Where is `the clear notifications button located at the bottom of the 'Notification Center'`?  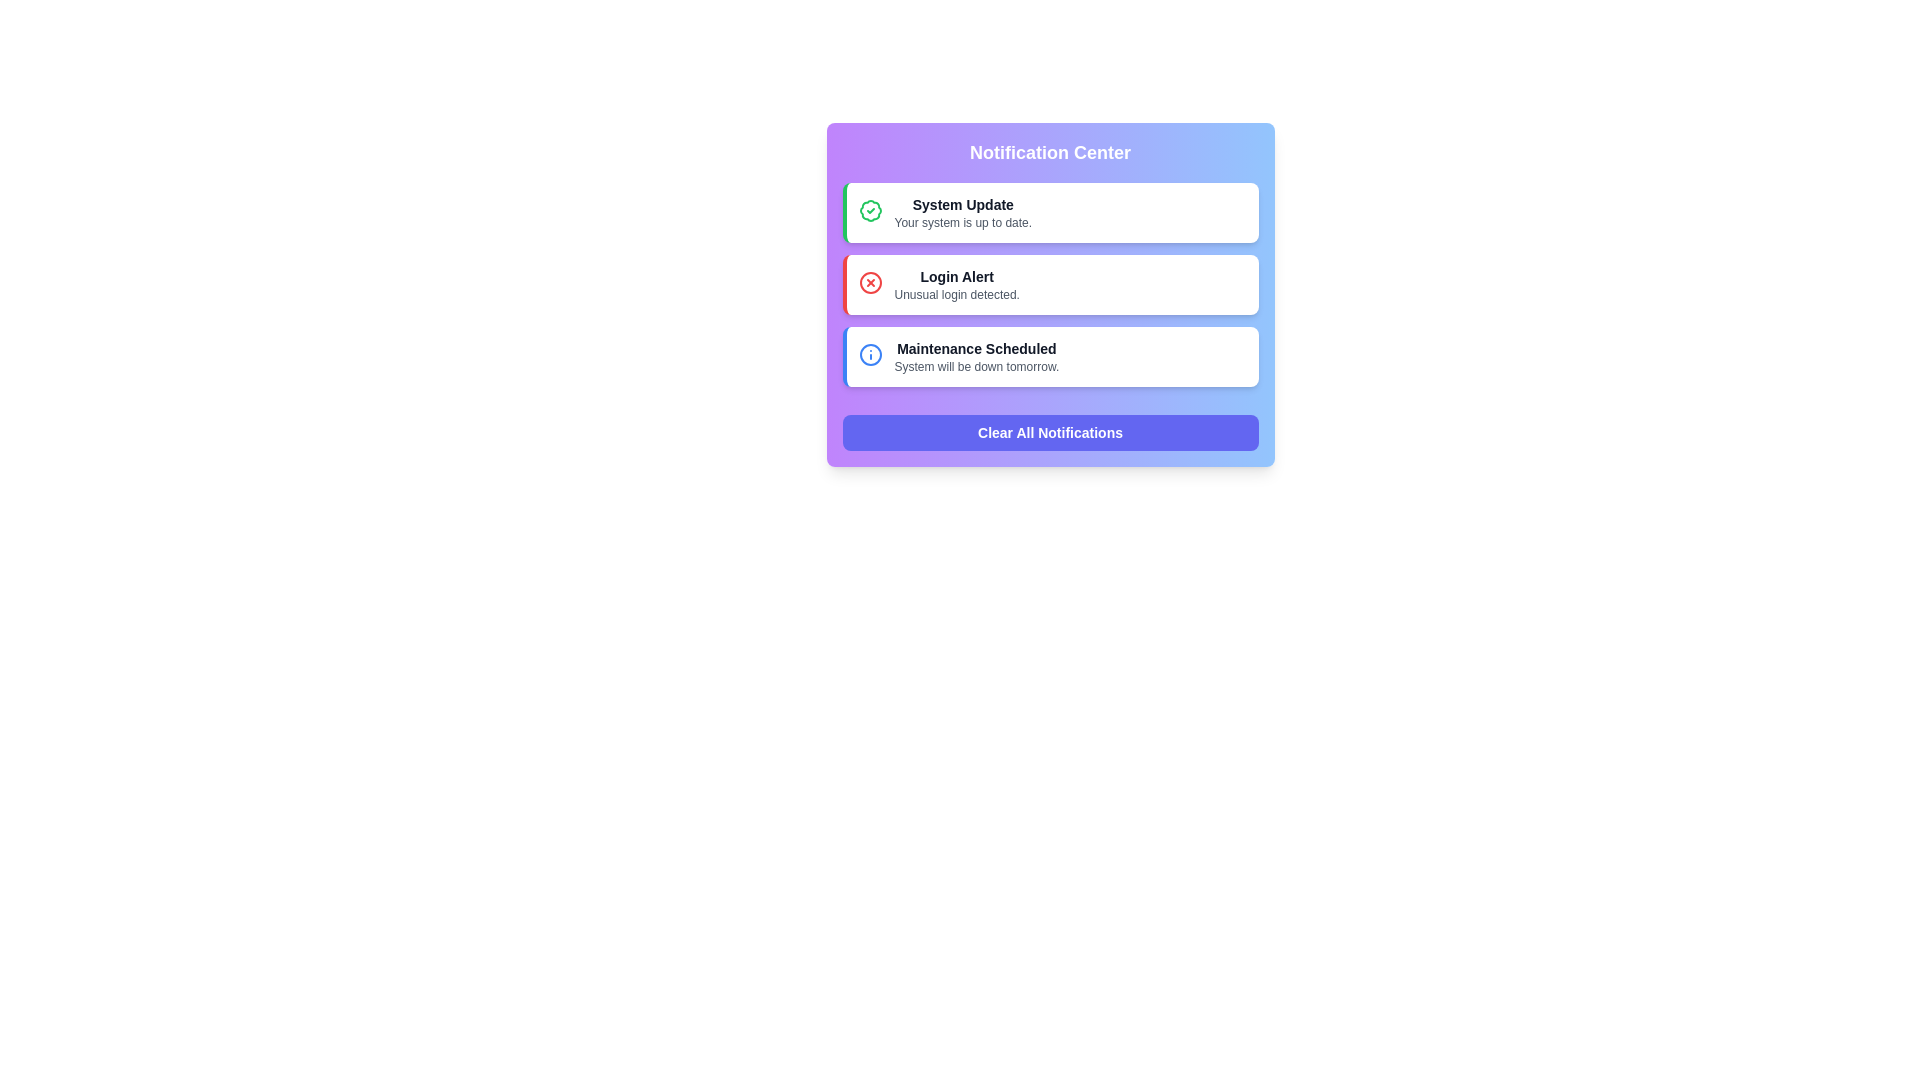
the clear notifications button located at the bottom of the 'Notification Center' is located at coordinates (1049, 431).